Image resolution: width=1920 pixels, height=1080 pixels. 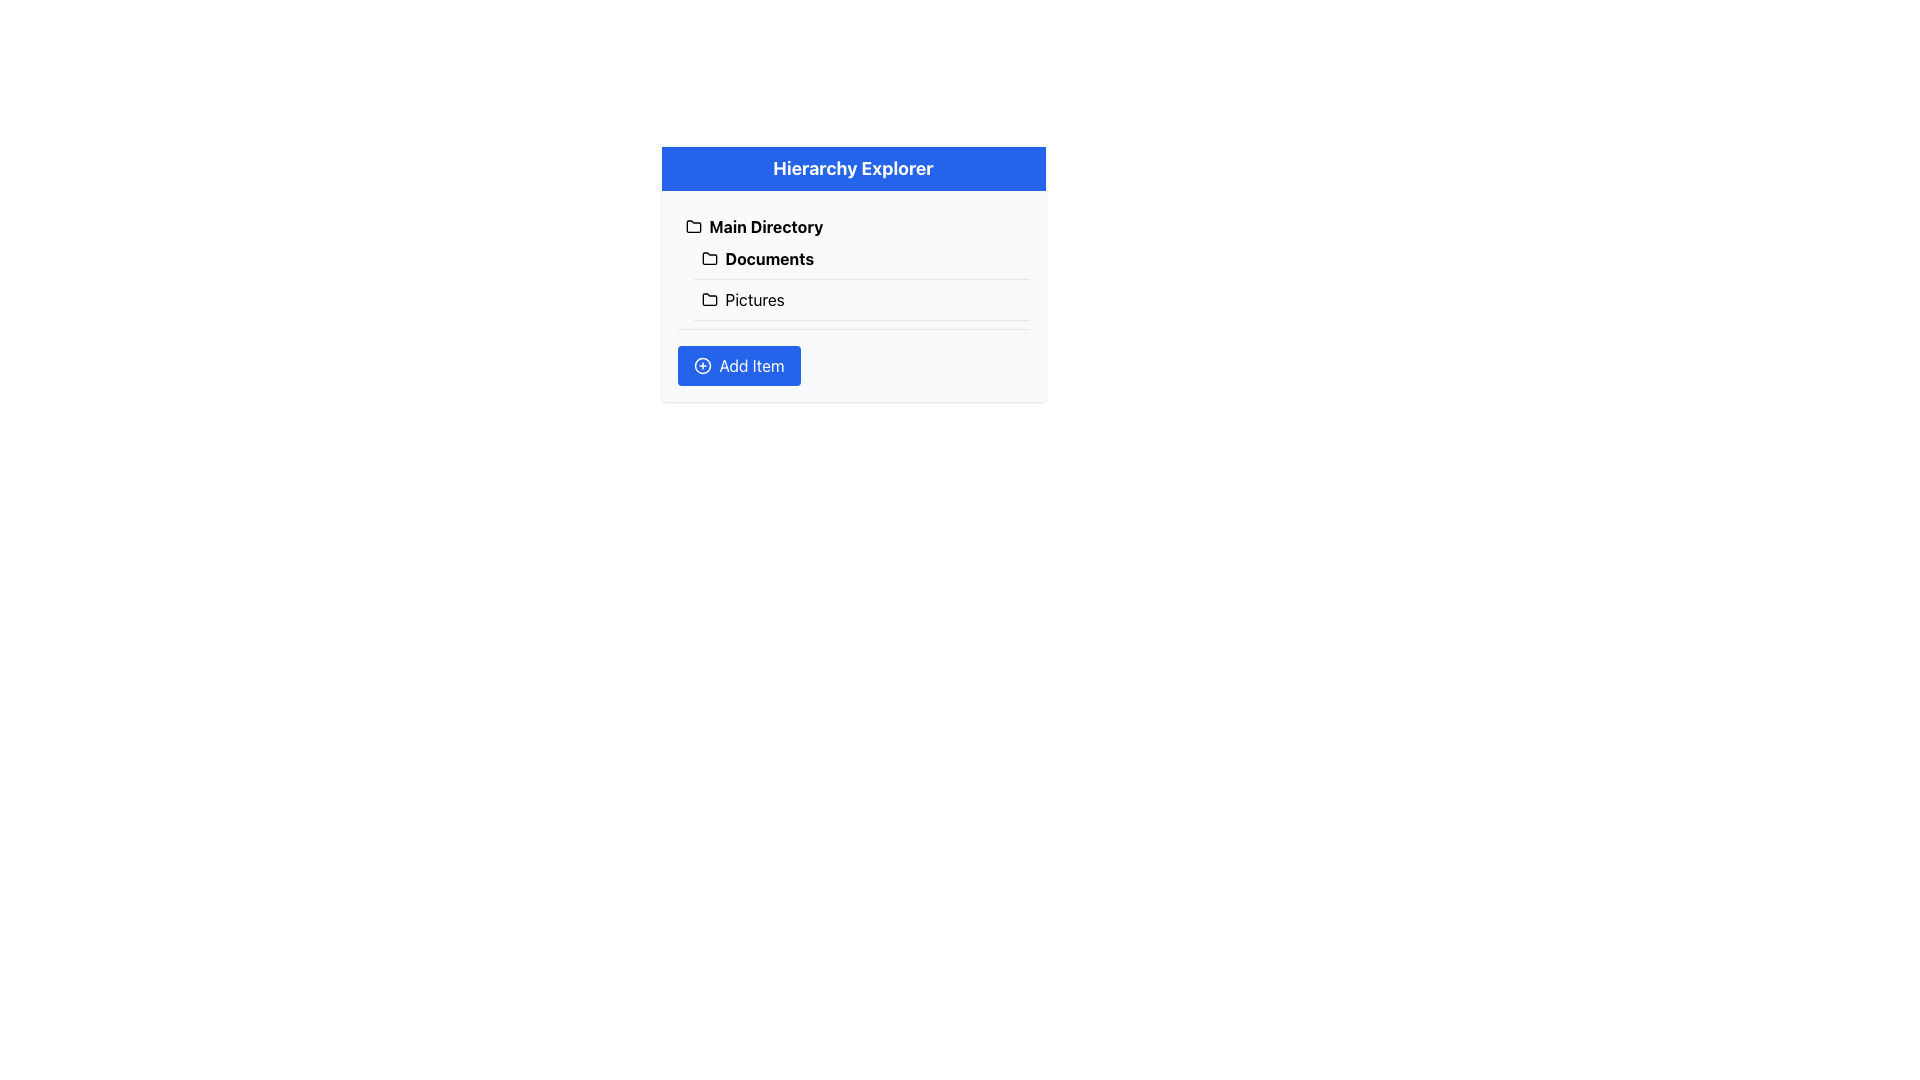 What do you see at coordinates (754, 300) in the screenshot?
I see `the text label displaying 'Pictures'` at bounding box center [754, 300].